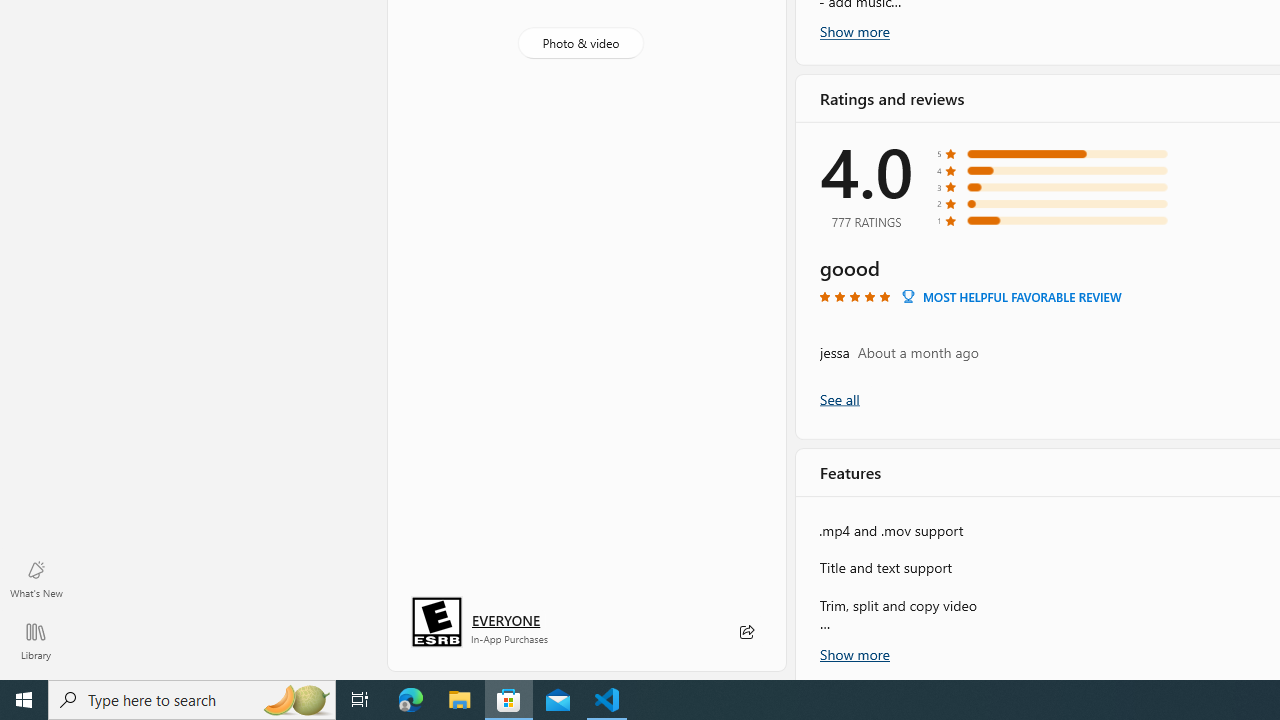  Describe the element at coordinates (745, 632) in the screenshot. I see `'Share'` at that location.